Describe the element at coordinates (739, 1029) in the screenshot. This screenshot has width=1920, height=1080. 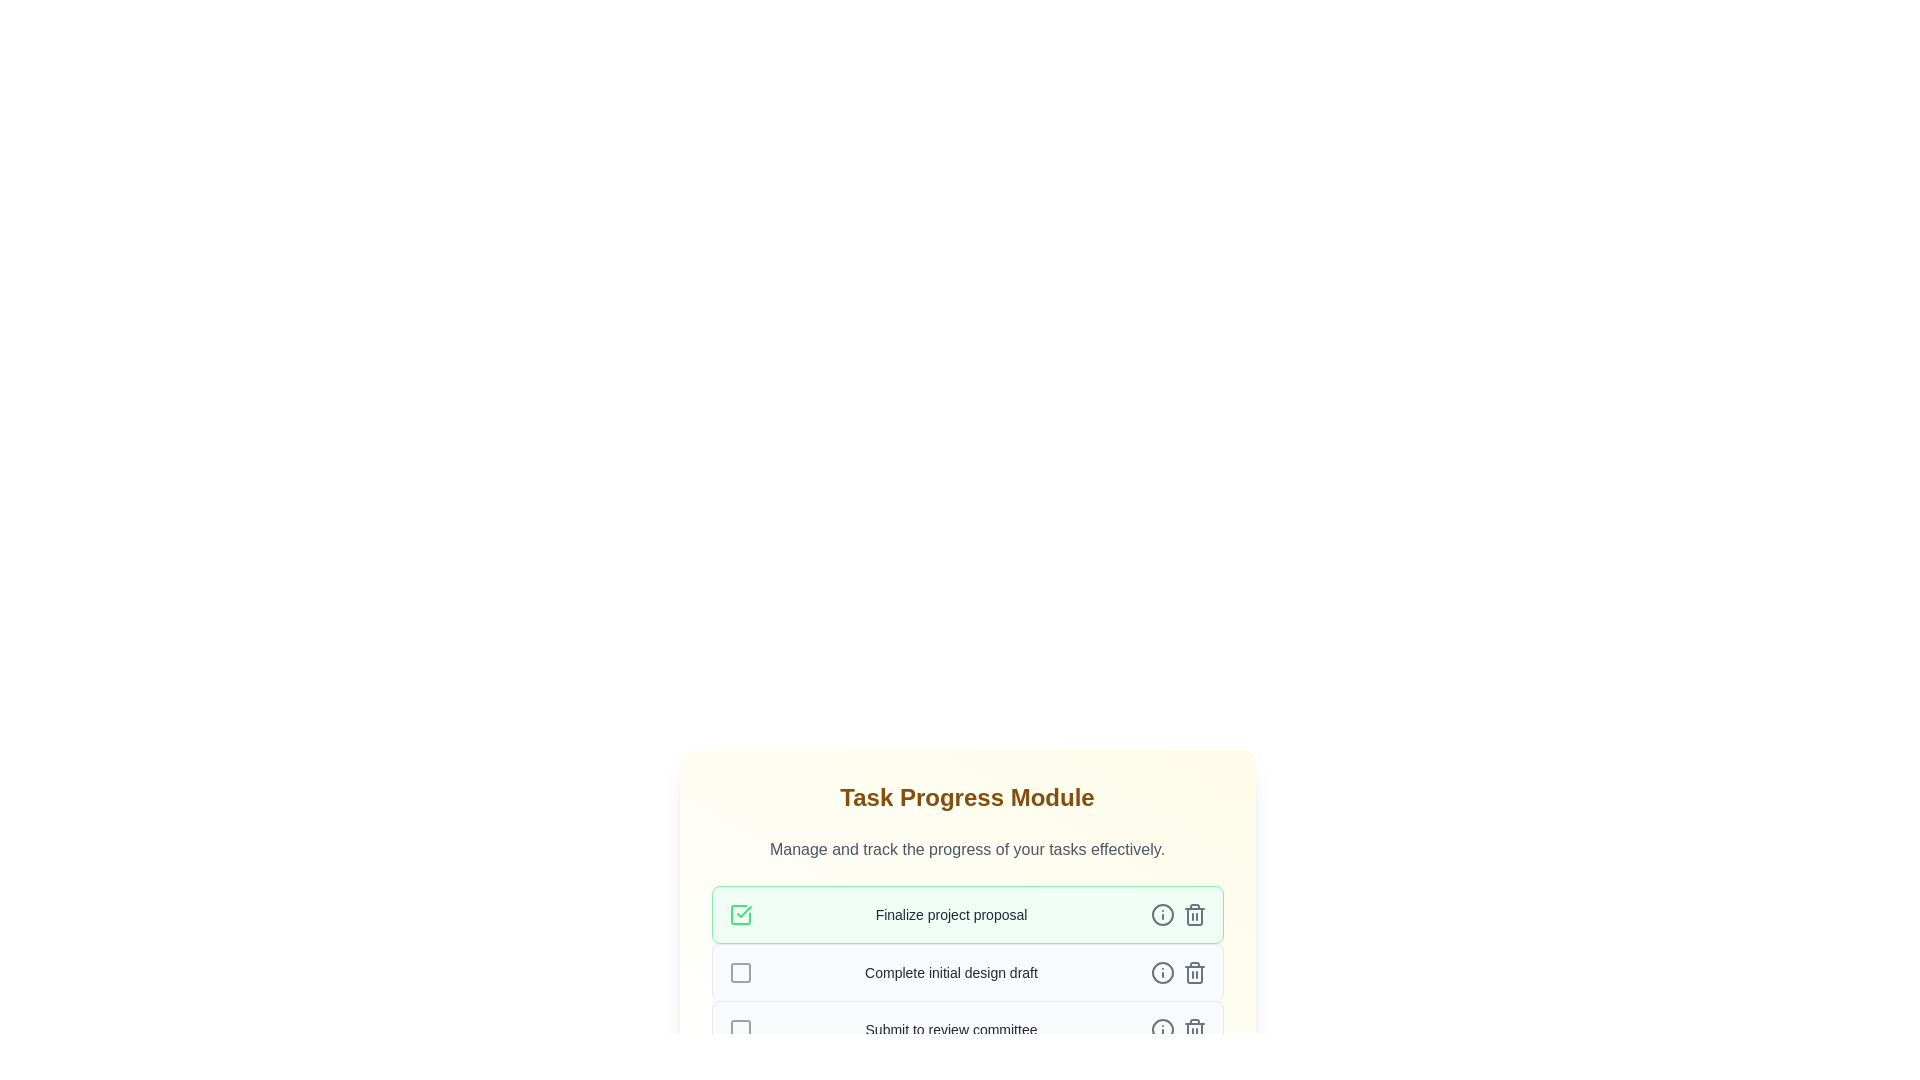
I see `the checkbox located to the left of the 'Submit to review committee' task in the vertical task list` at that location.